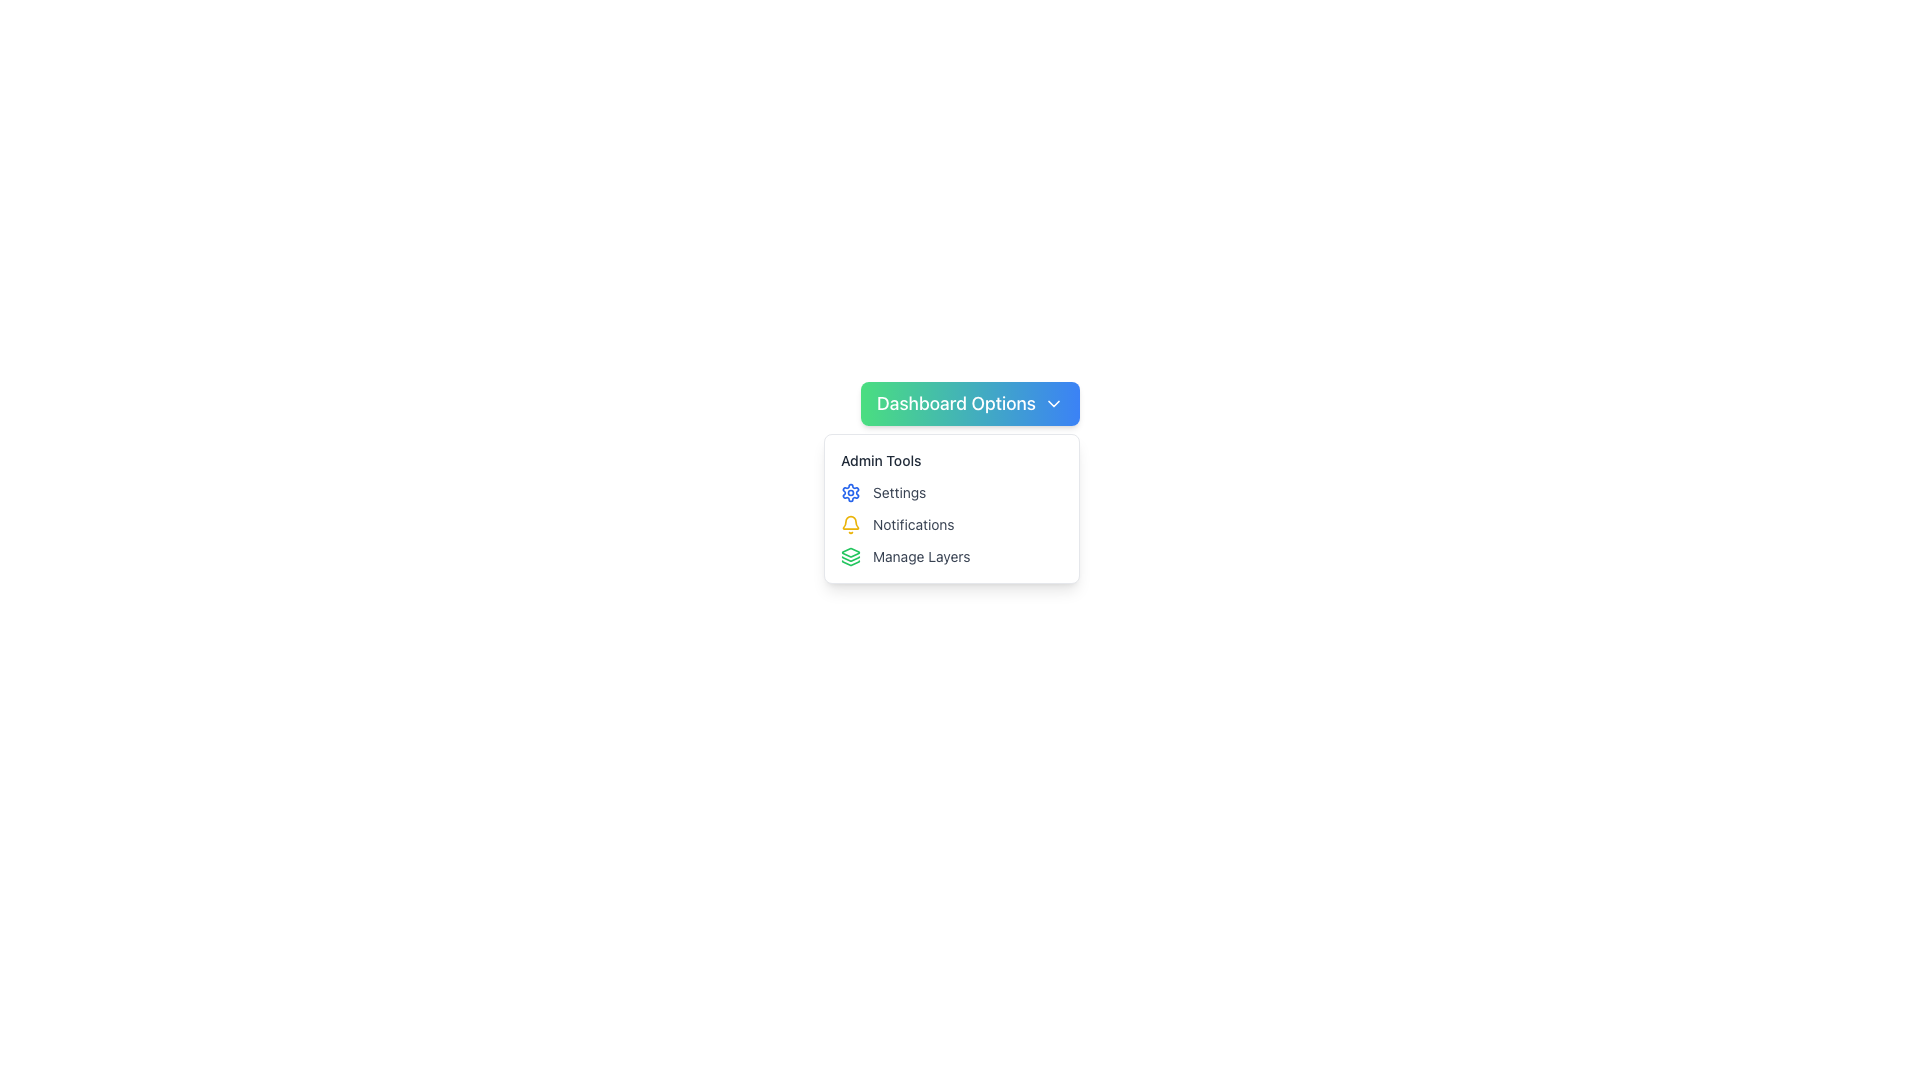 The width and height of the screenshot is (1920, 1080). I want to click on the 'Manage Layers' icon that visually represents the option in the dropdown menu, located at the far left of the 'Manage Layers' section, so click(850, 556).